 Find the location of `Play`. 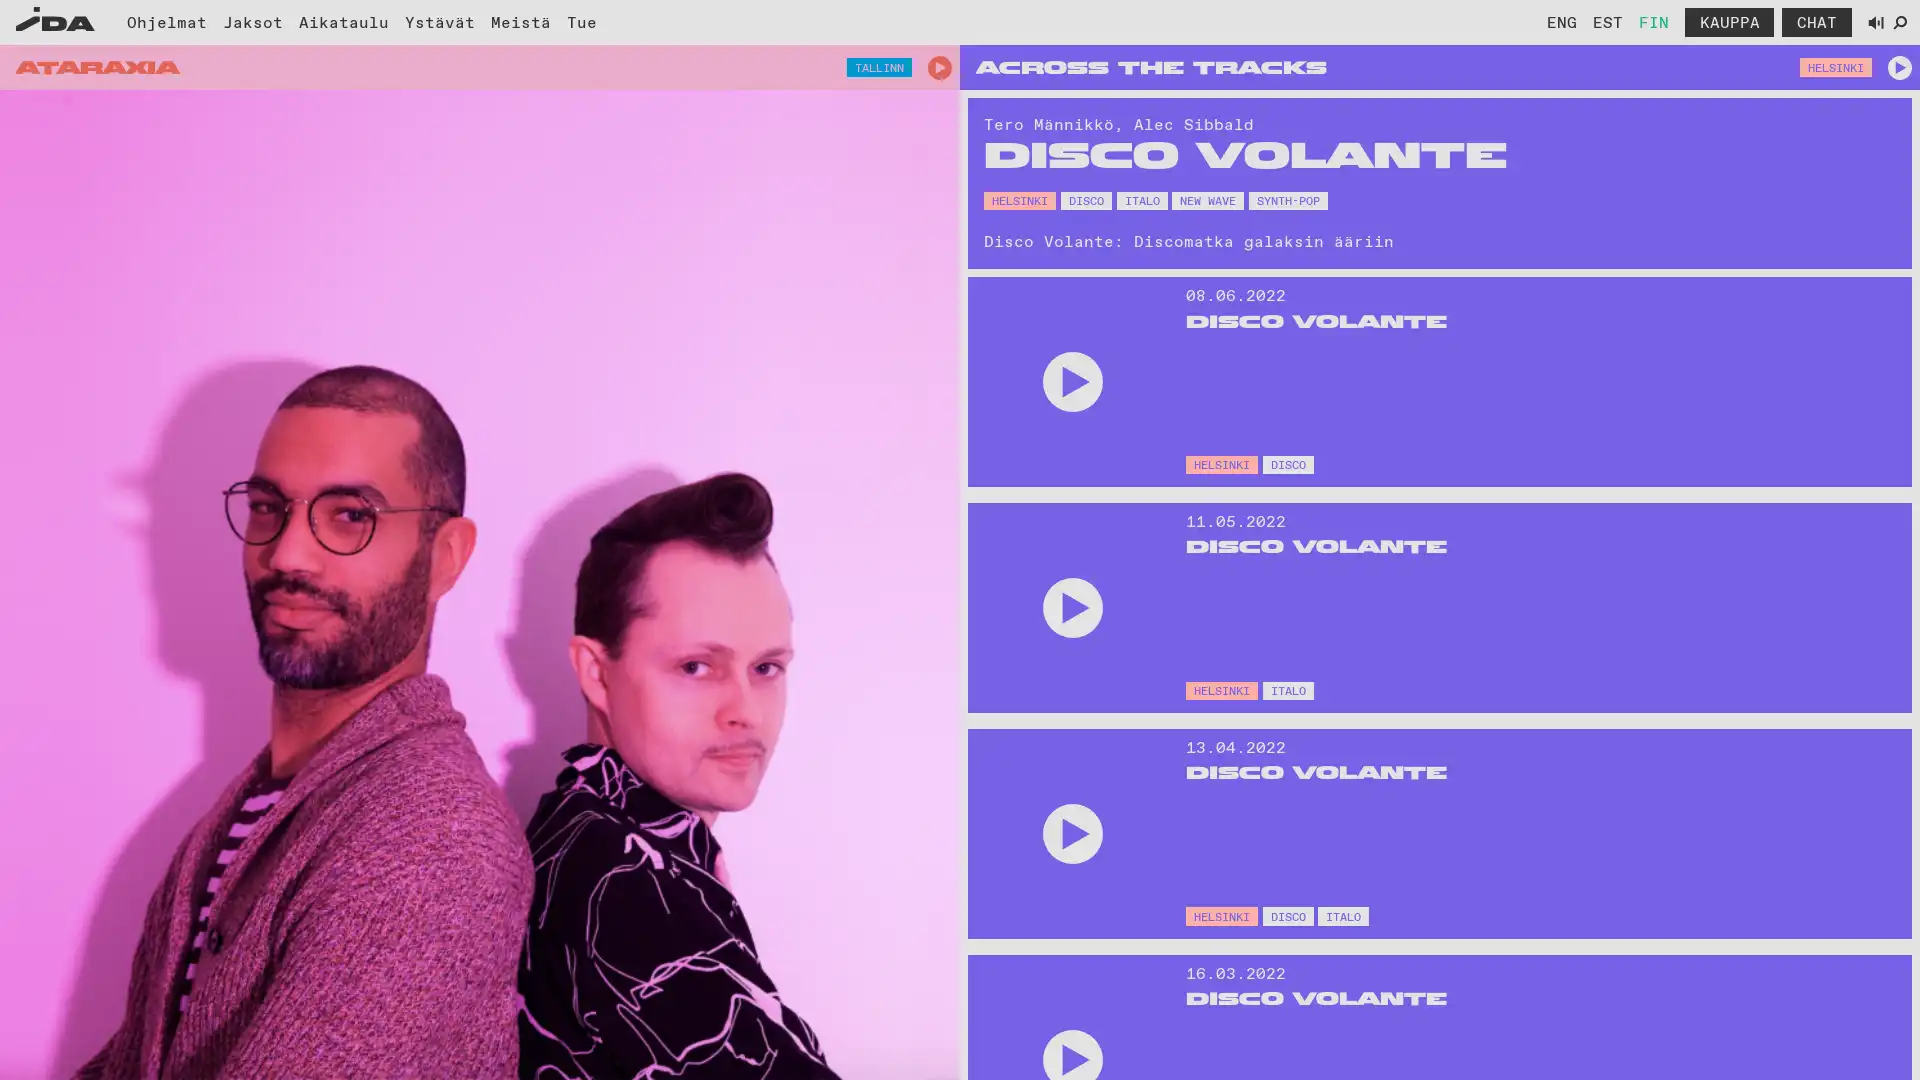

Play is located at coordinates (1070, 833).